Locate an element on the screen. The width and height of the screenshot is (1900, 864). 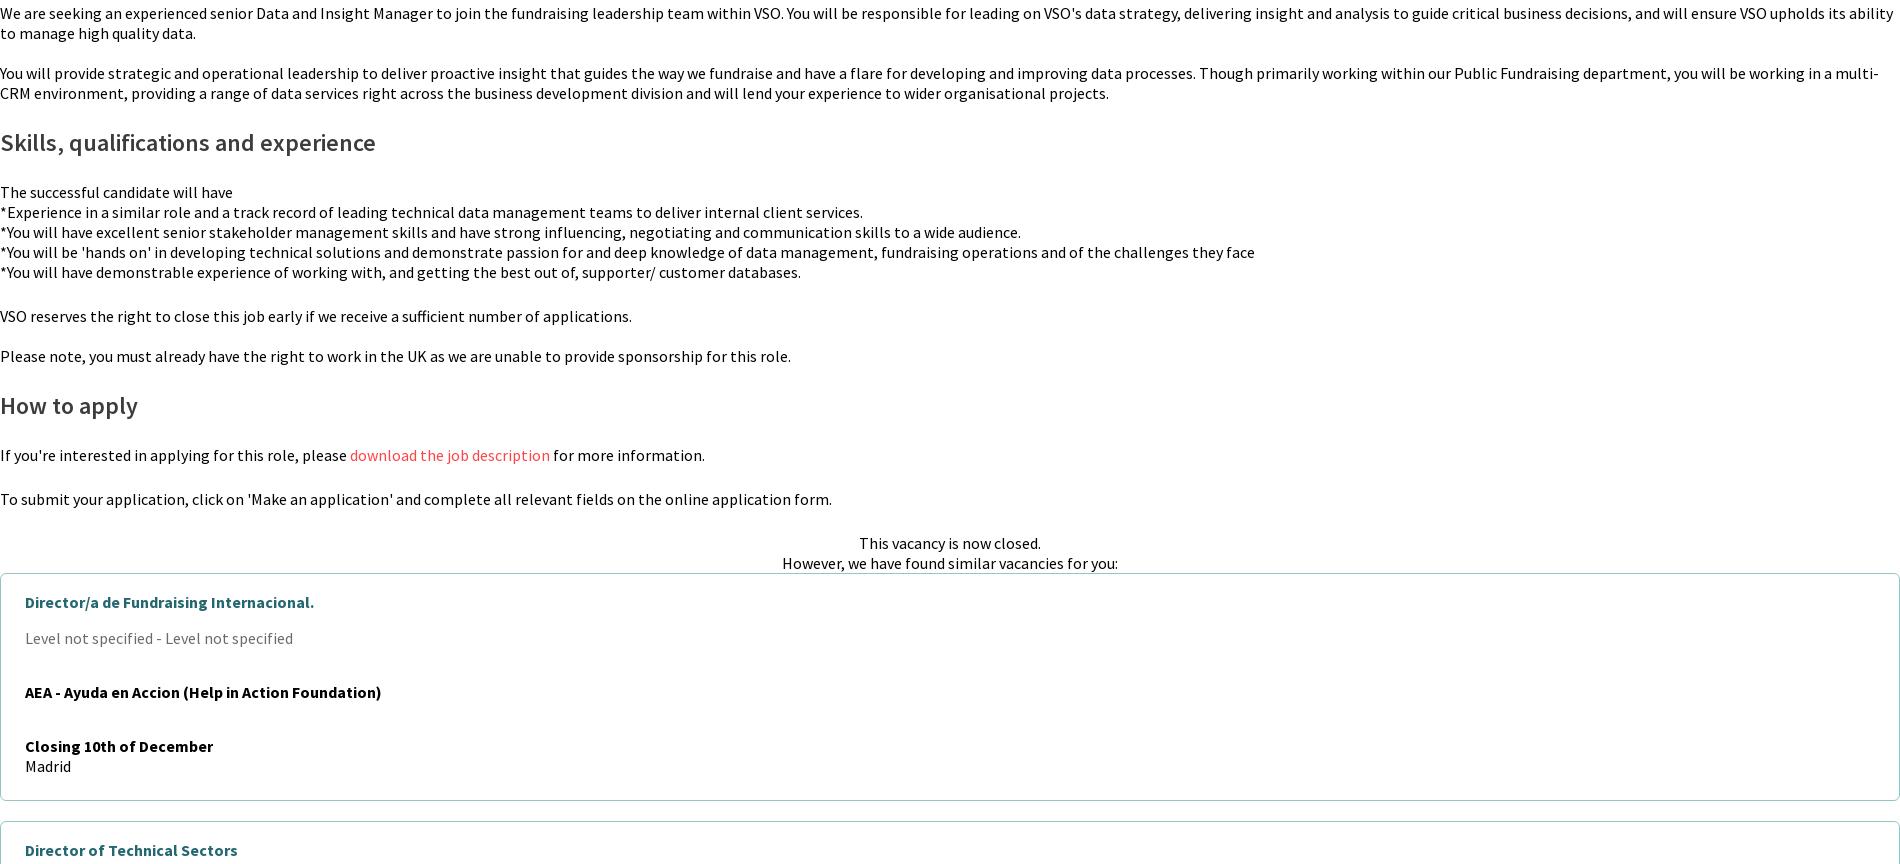
'About Impactpool' is located at coordinates (1506, 479).